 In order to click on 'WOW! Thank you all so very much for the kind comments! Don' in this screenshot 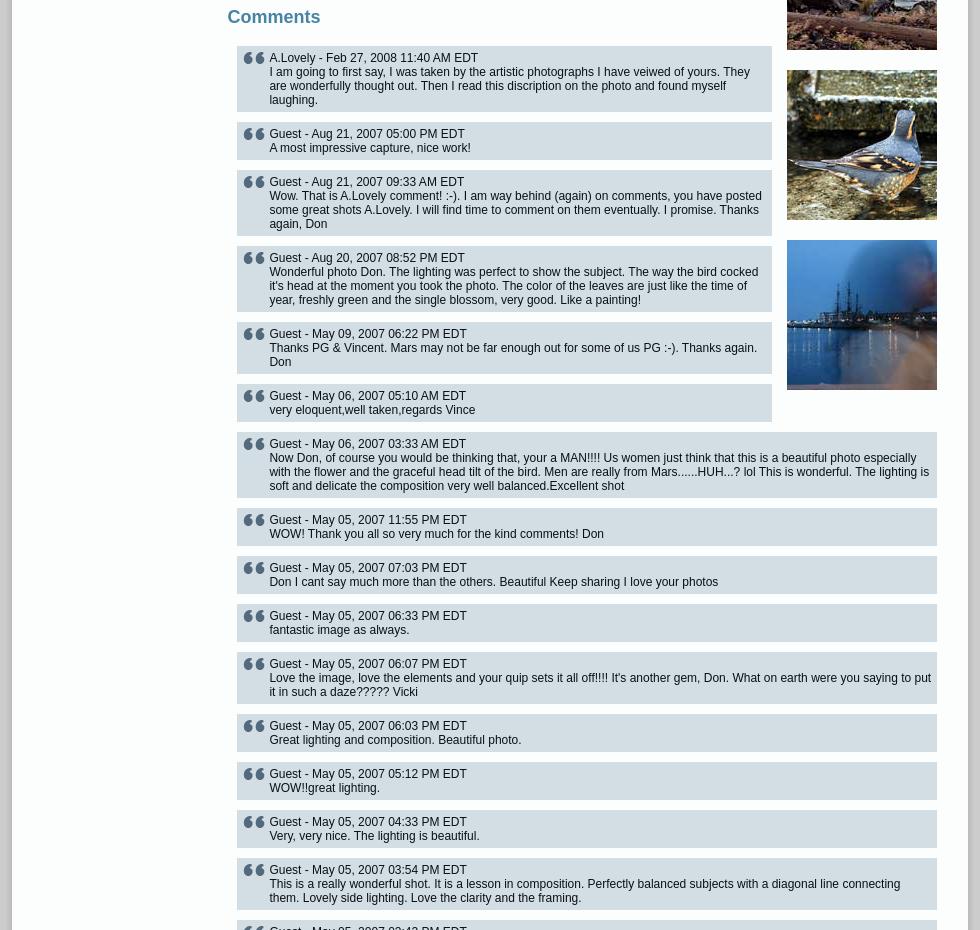, I will do `click(436, 533)`.